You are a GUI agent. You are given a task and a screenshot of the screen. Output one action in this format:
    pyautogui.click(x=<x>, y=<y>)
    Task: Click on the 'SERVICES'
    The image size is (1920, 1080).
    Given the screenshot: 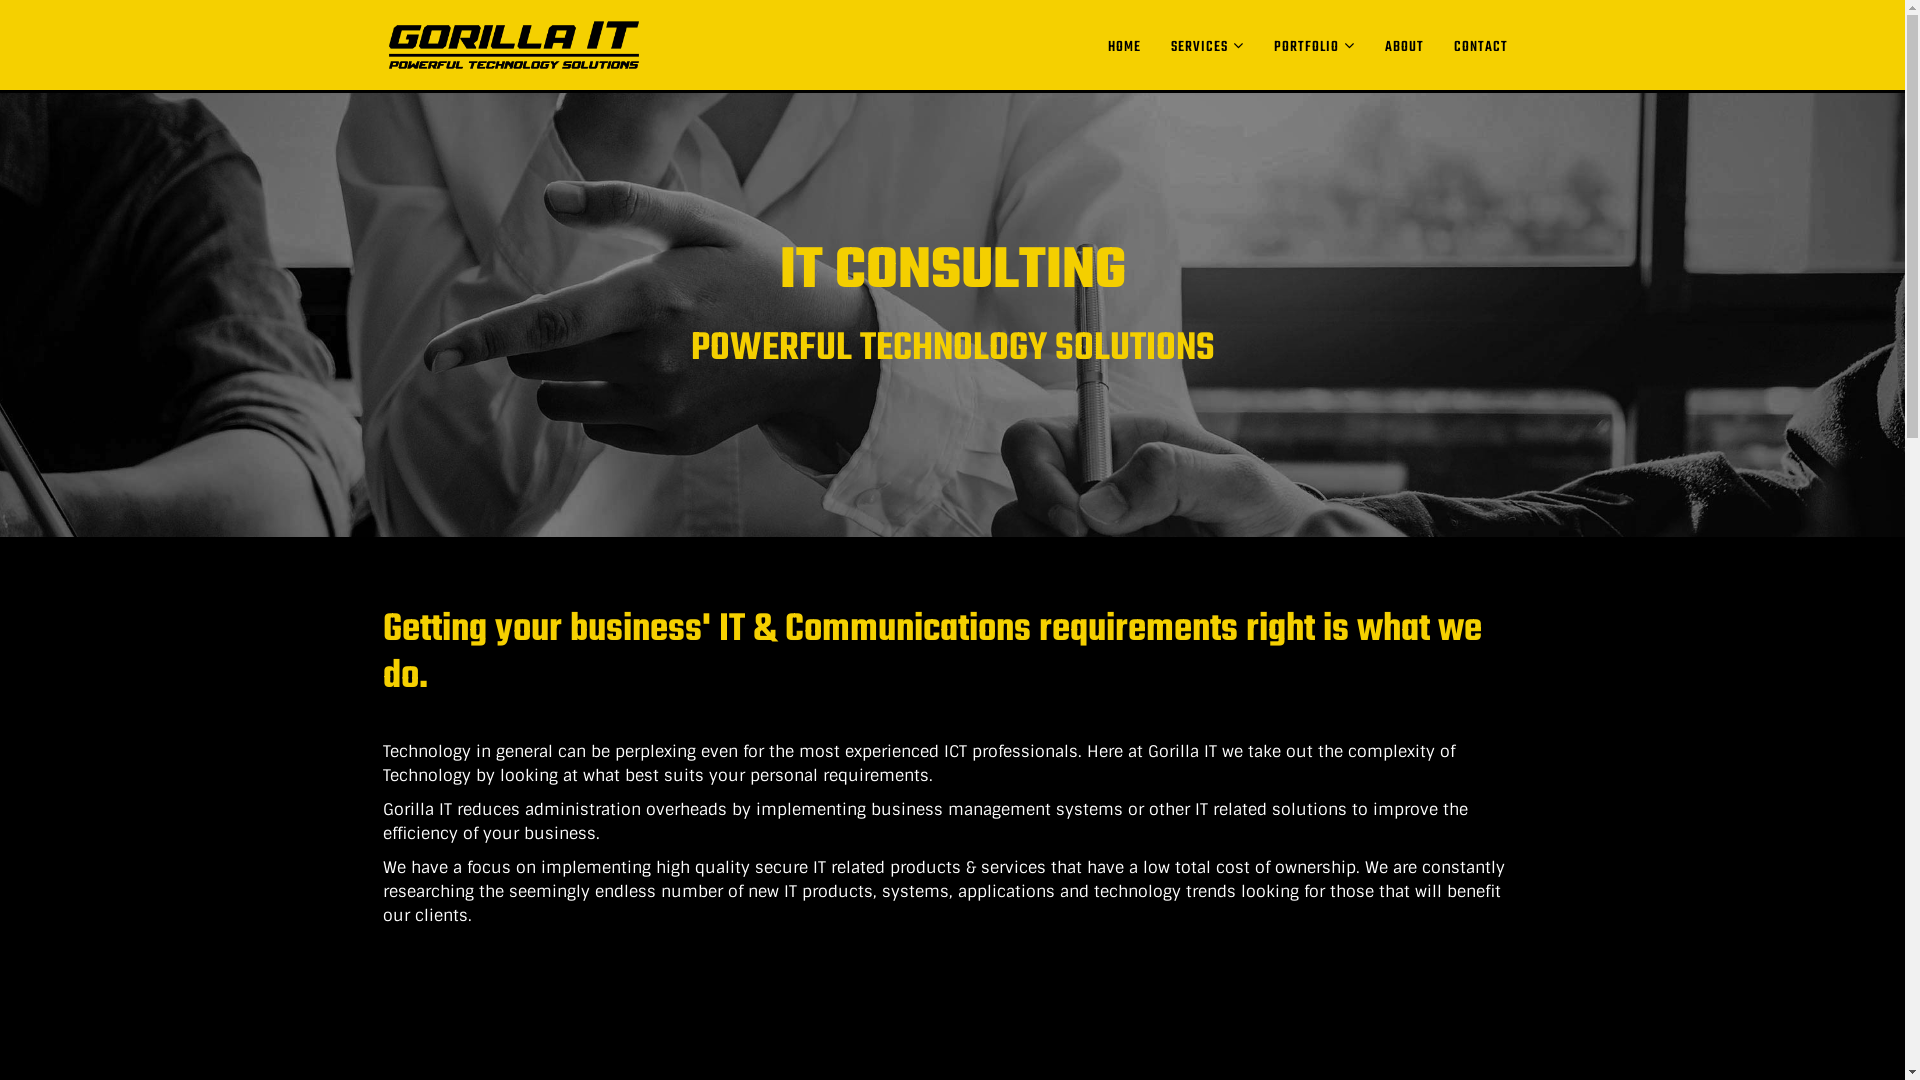 What is the action you would take?
    pyautogui.click(x=1206, y=45)
    